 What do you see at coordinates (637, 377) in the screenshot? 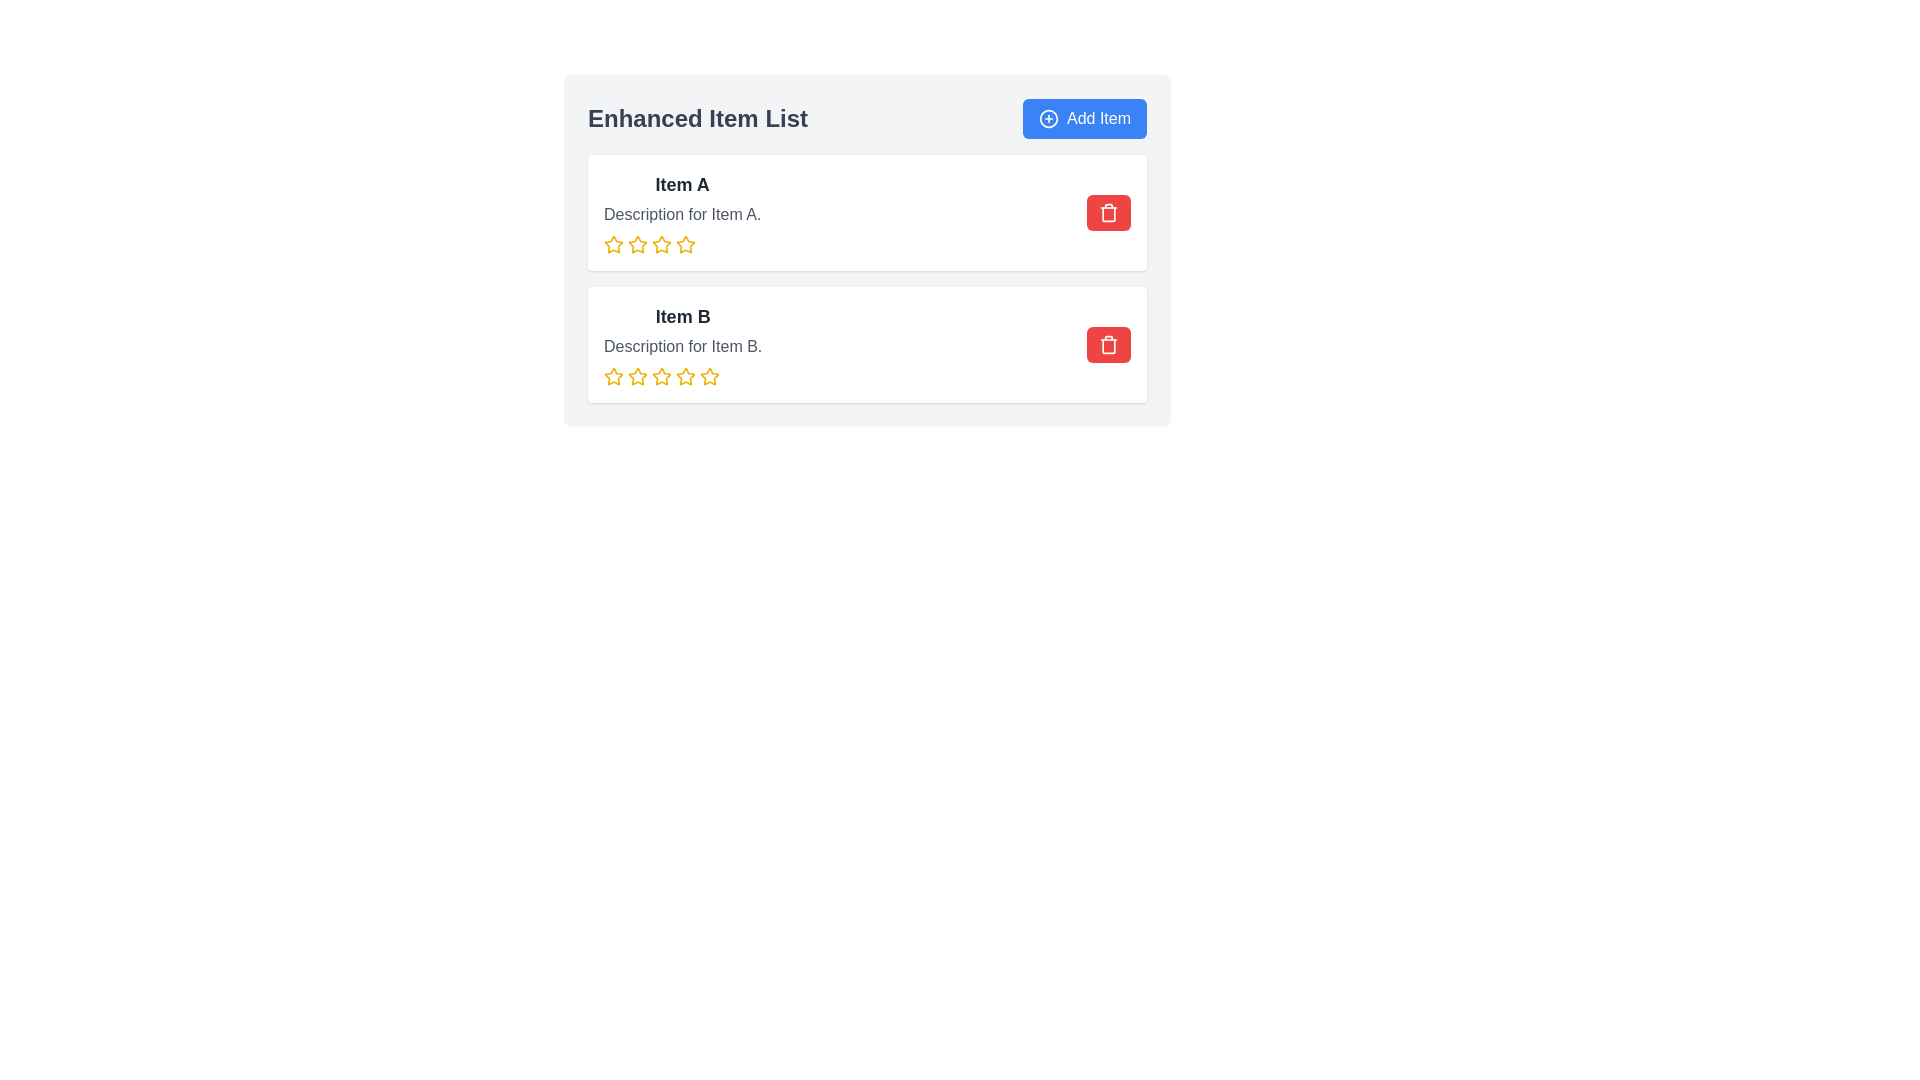
I see `the second star icon in the rating control for 'Item B', which has a yellow outline and is positioned between the first star and the remaining three stars` at bounding box center [637, 377].